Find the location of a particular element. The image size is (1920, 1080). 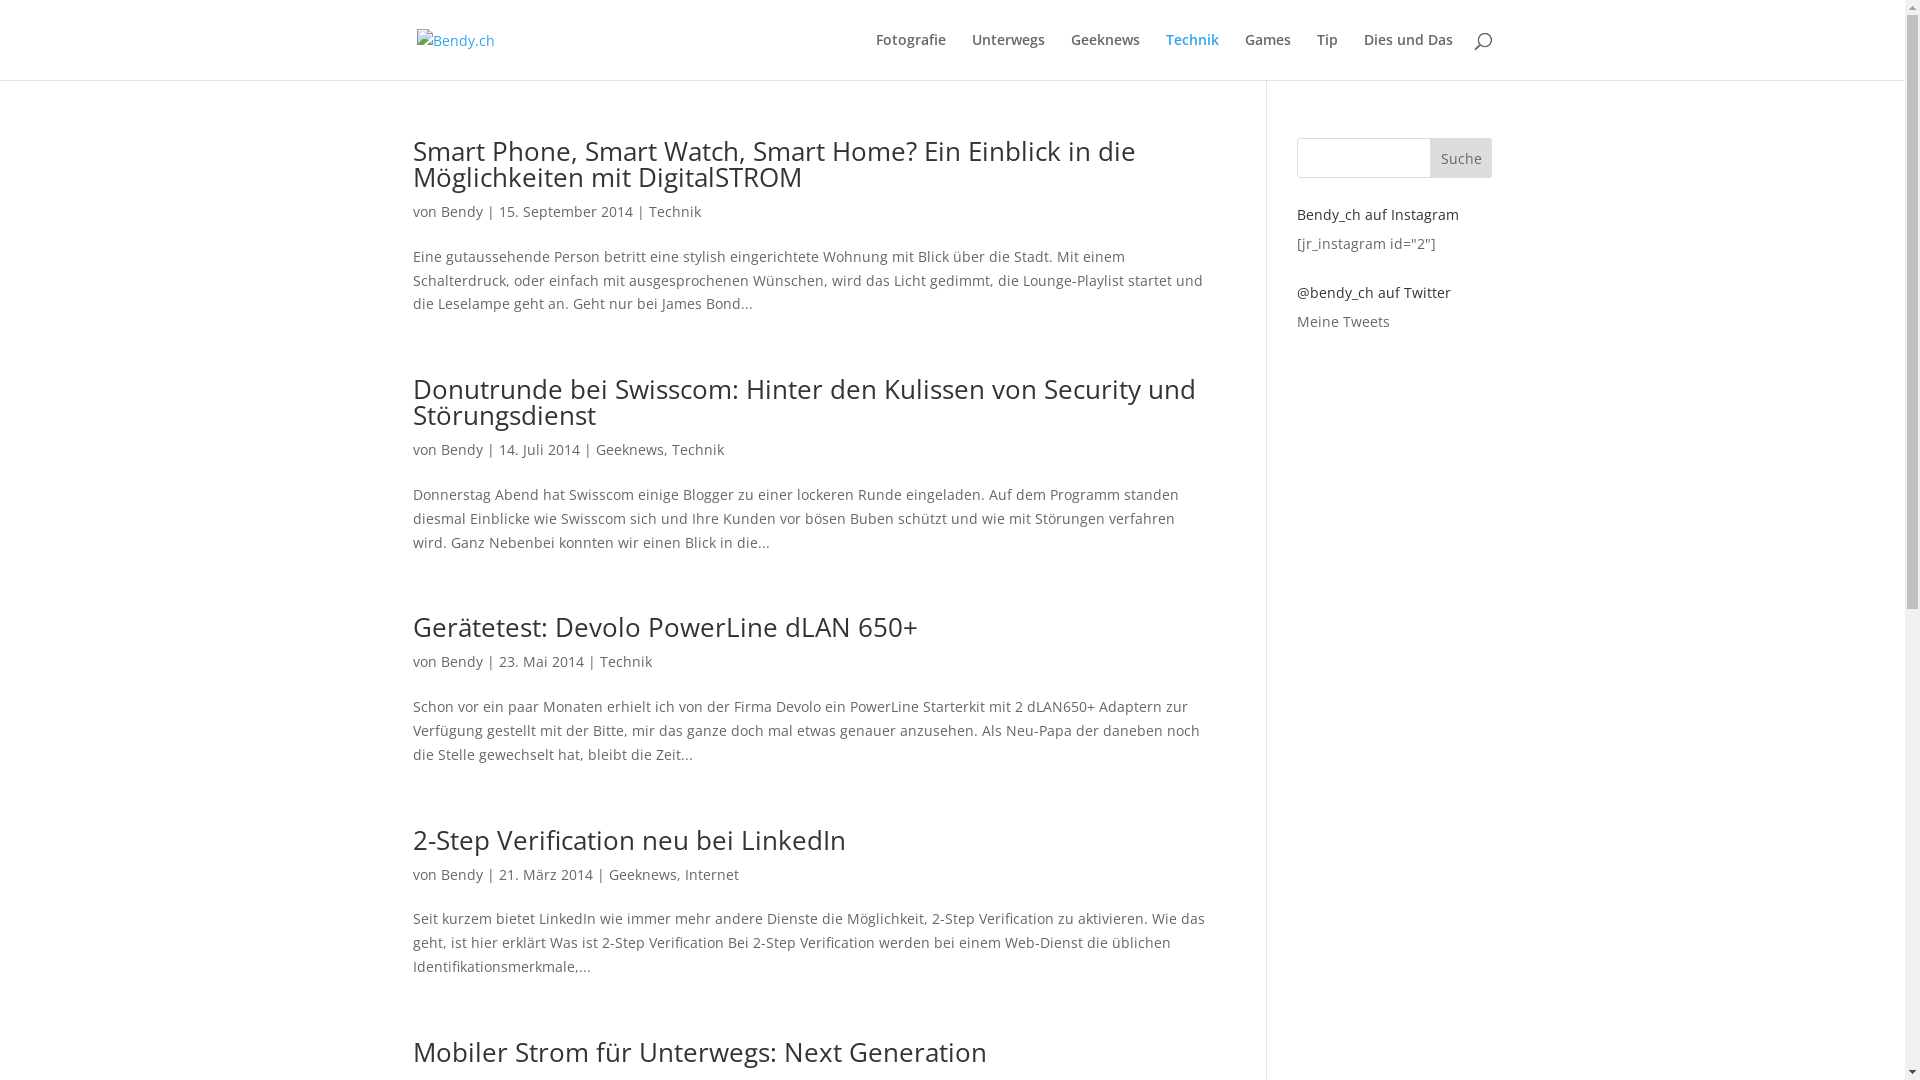

'Bendy' is located at coordinates (459, 661).